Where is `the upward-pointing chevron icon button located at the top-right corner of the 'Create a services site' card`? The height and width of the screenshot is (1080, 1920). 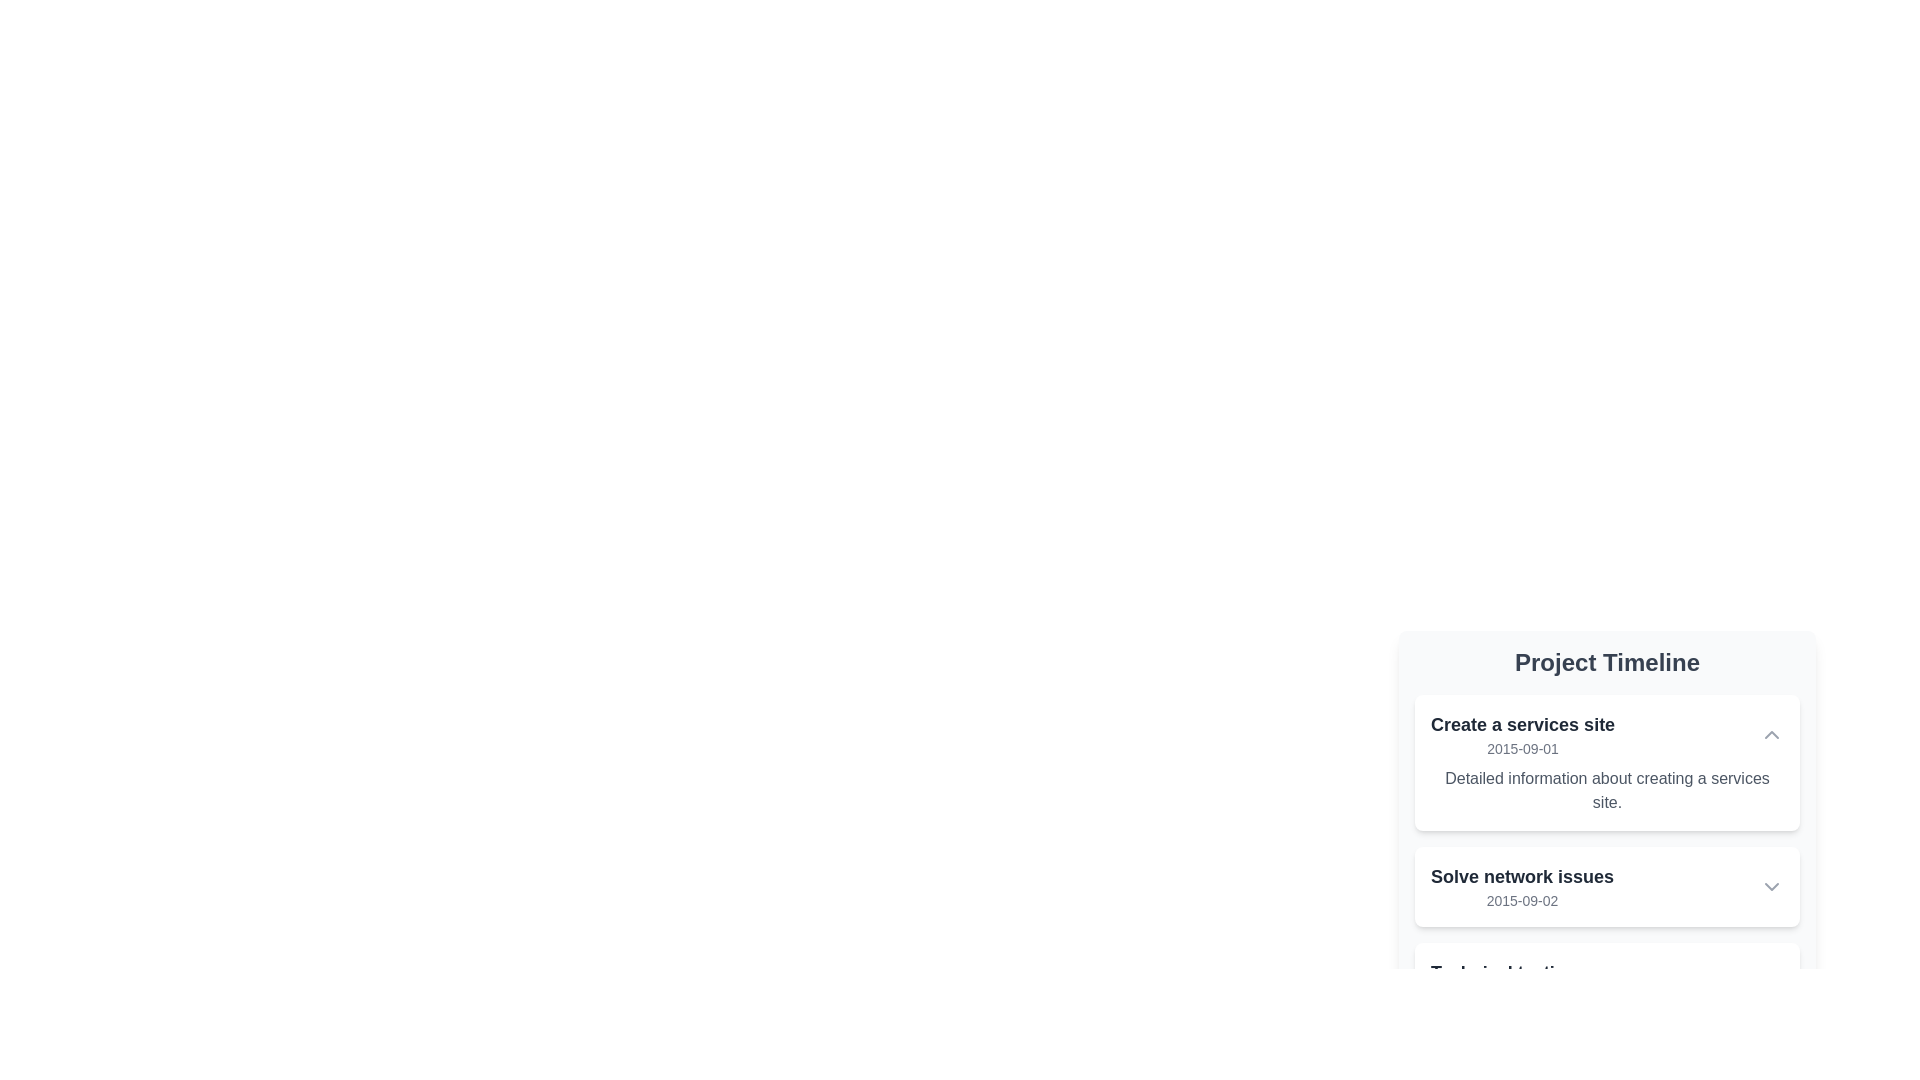 the upward-pointing chevron icon button located at the top-right corner of the 'Create a services site' card is located at coordinates (1771, 735).